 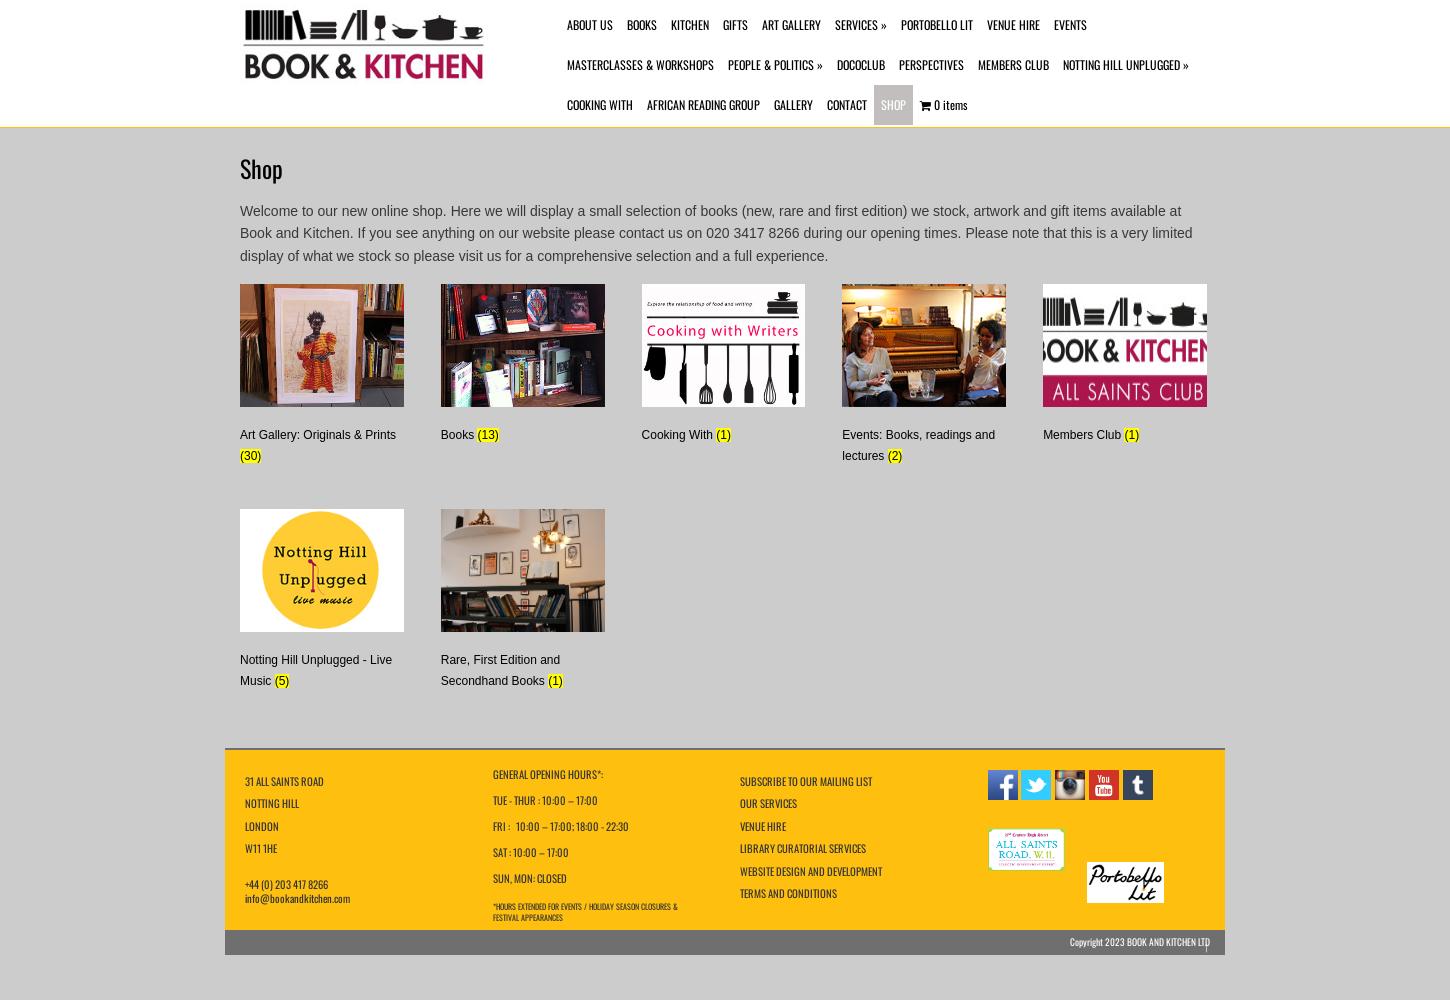 What do you see at coordinates (245, 780) in the screenshot?
I see `'31 ALL SAINTS ROAD'` at bounding box center [245, 780].